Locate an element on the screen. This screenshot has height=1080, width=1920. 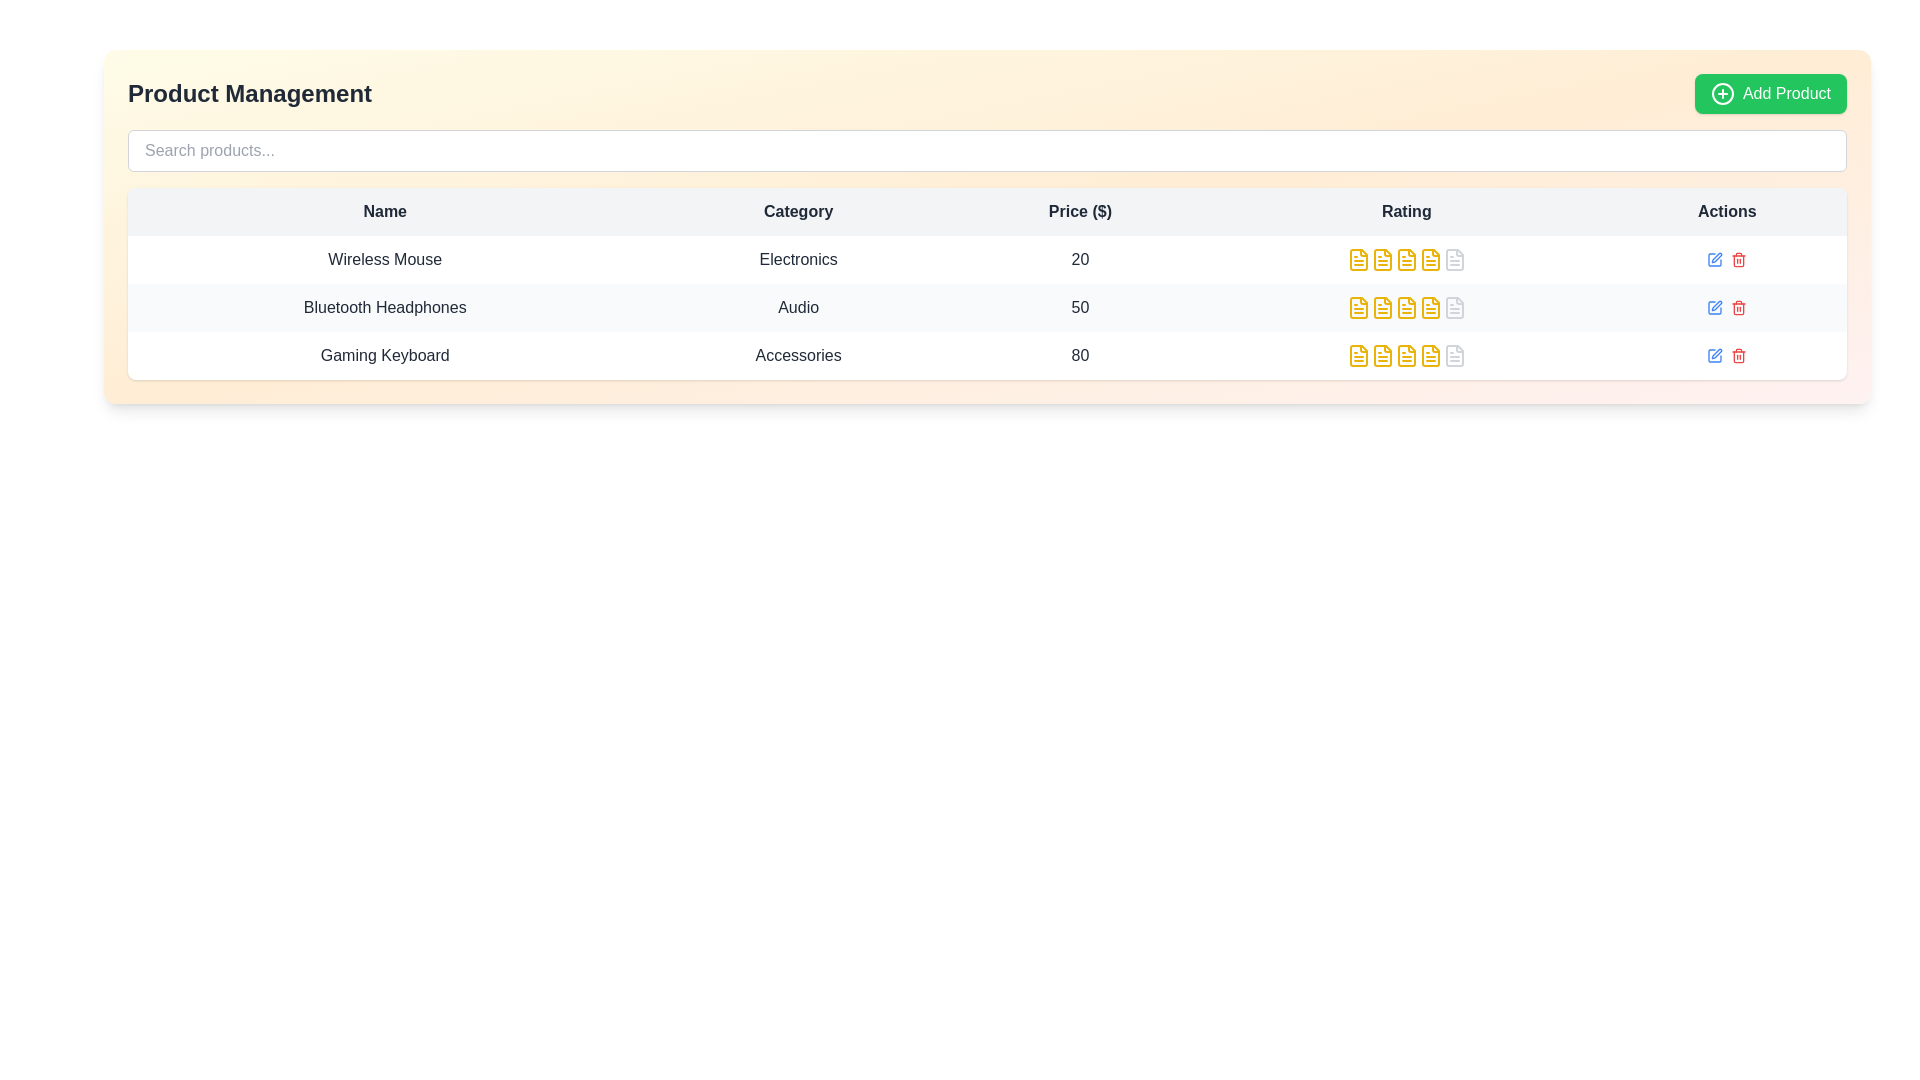
the red trash can icon in the 'Actions' column of the data table is located at coordinates (1737, 258).